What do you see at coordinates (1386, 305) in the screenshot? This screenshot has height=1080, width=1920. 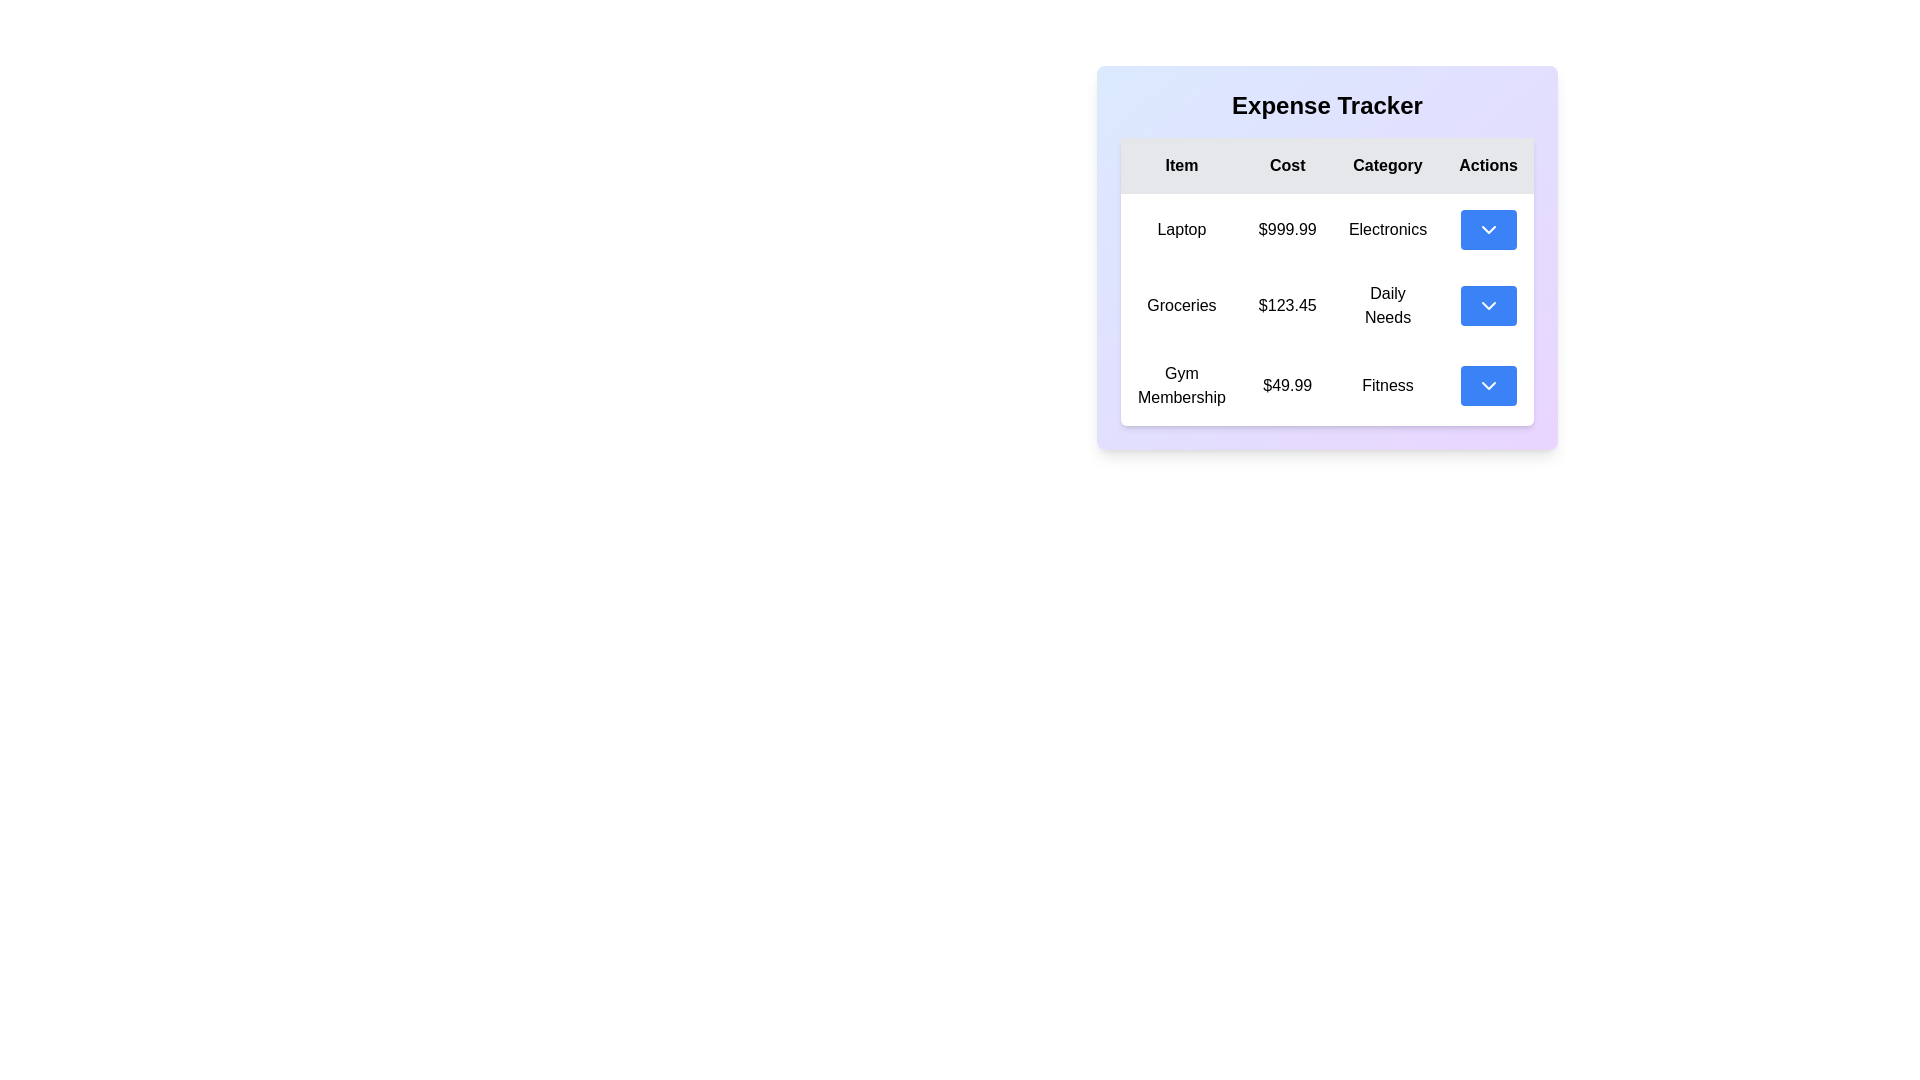 I see `the text label displaying 'Daily Needs' in the 'Category' column of the table, positioned under 'Groceries' and '$123.45'` at bounding box center [1386, 305].